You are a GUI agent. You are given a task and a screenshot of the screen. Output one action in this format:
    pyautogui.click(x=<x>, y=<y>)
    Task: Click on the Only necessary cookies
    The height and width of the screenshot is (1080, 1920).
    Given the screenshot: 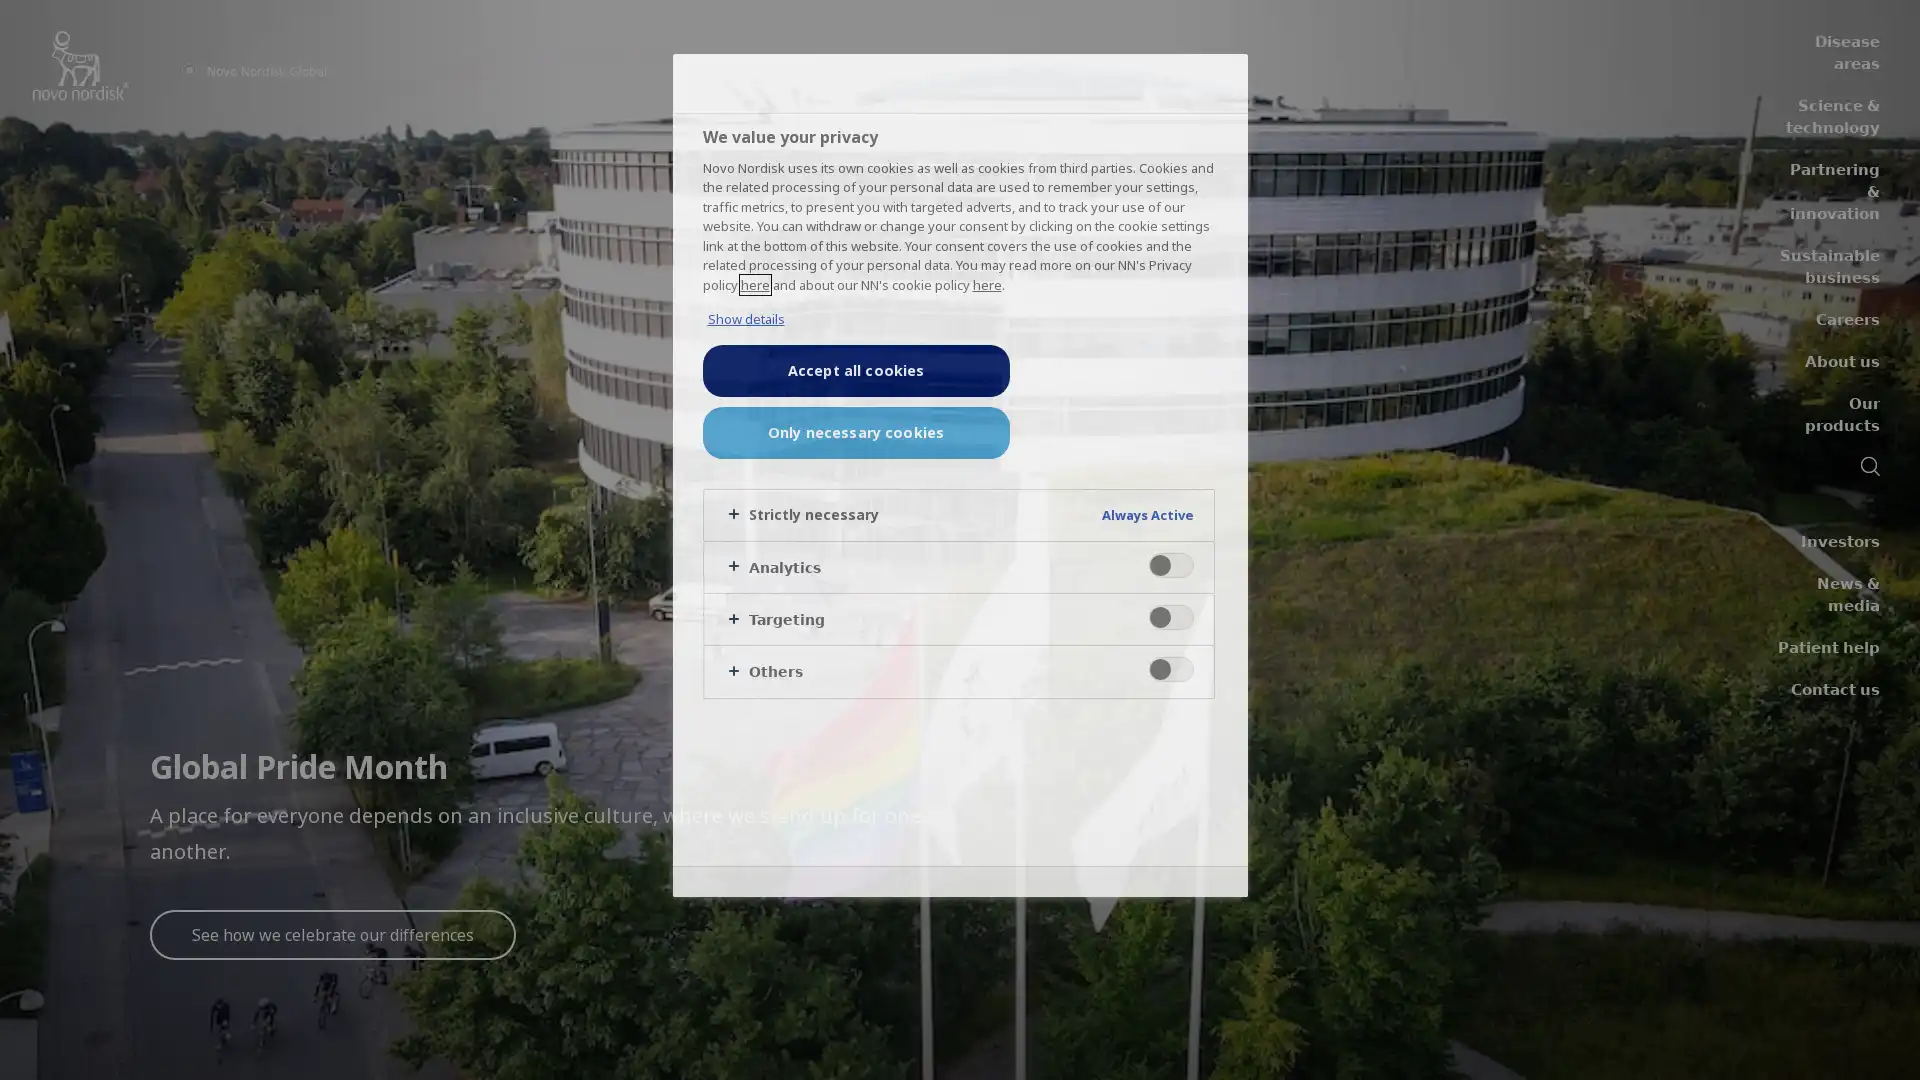 What is the action you would take?
    pyautogui.click(x=855, y=431)
    